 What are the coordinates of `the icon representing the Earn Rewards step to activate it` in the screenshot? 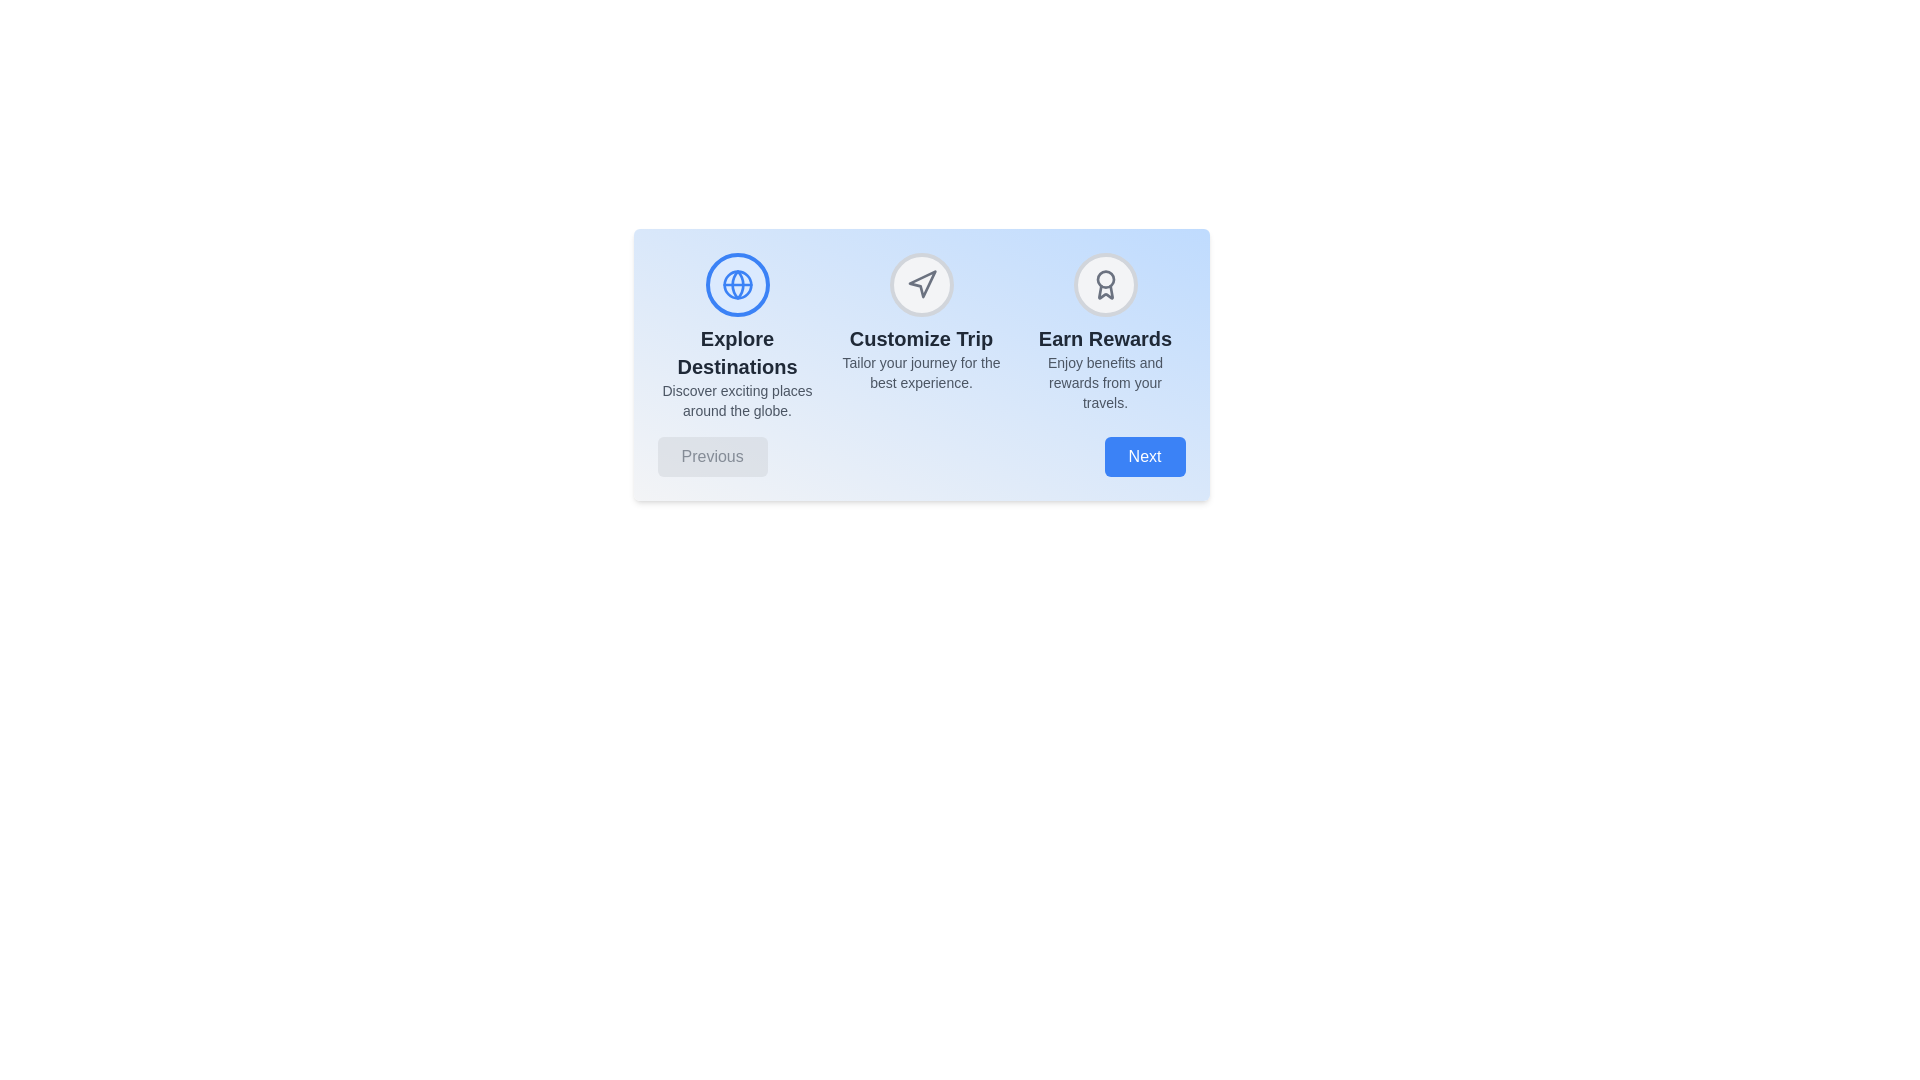 It's located at (1104, 285).